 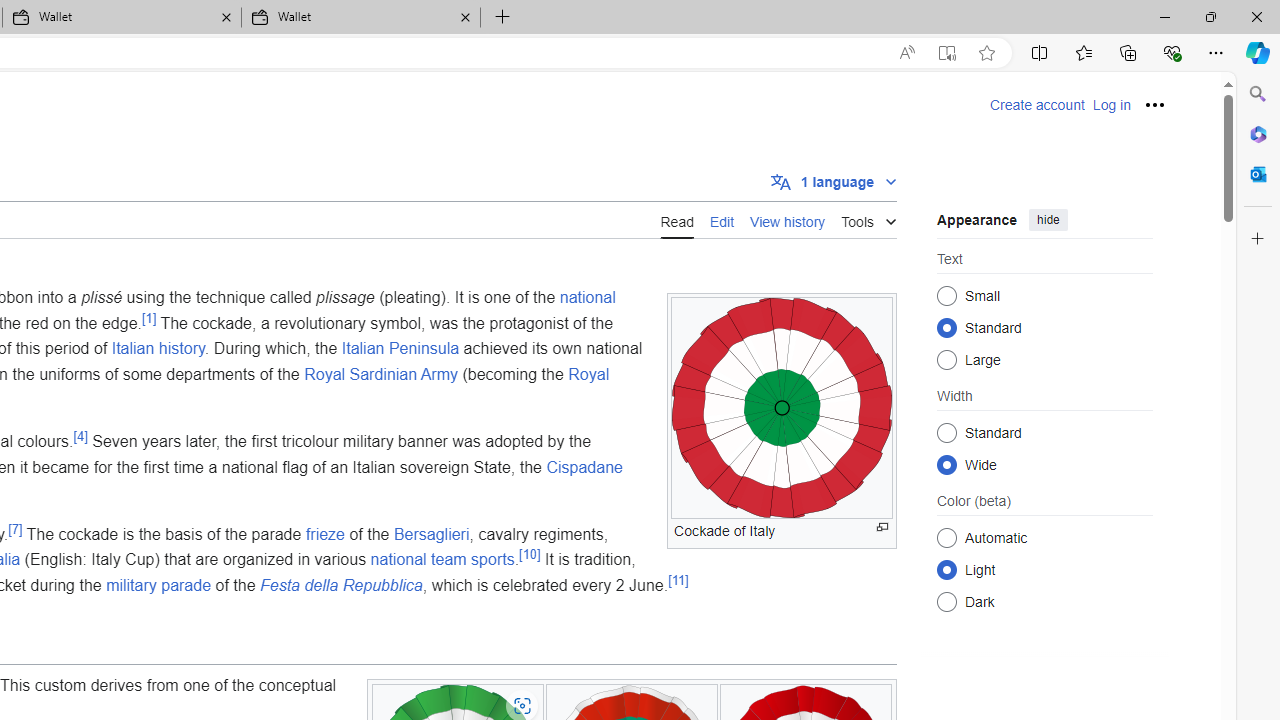 I want to click on 'Royal Sardinian Army', so click(x=382, y=374).